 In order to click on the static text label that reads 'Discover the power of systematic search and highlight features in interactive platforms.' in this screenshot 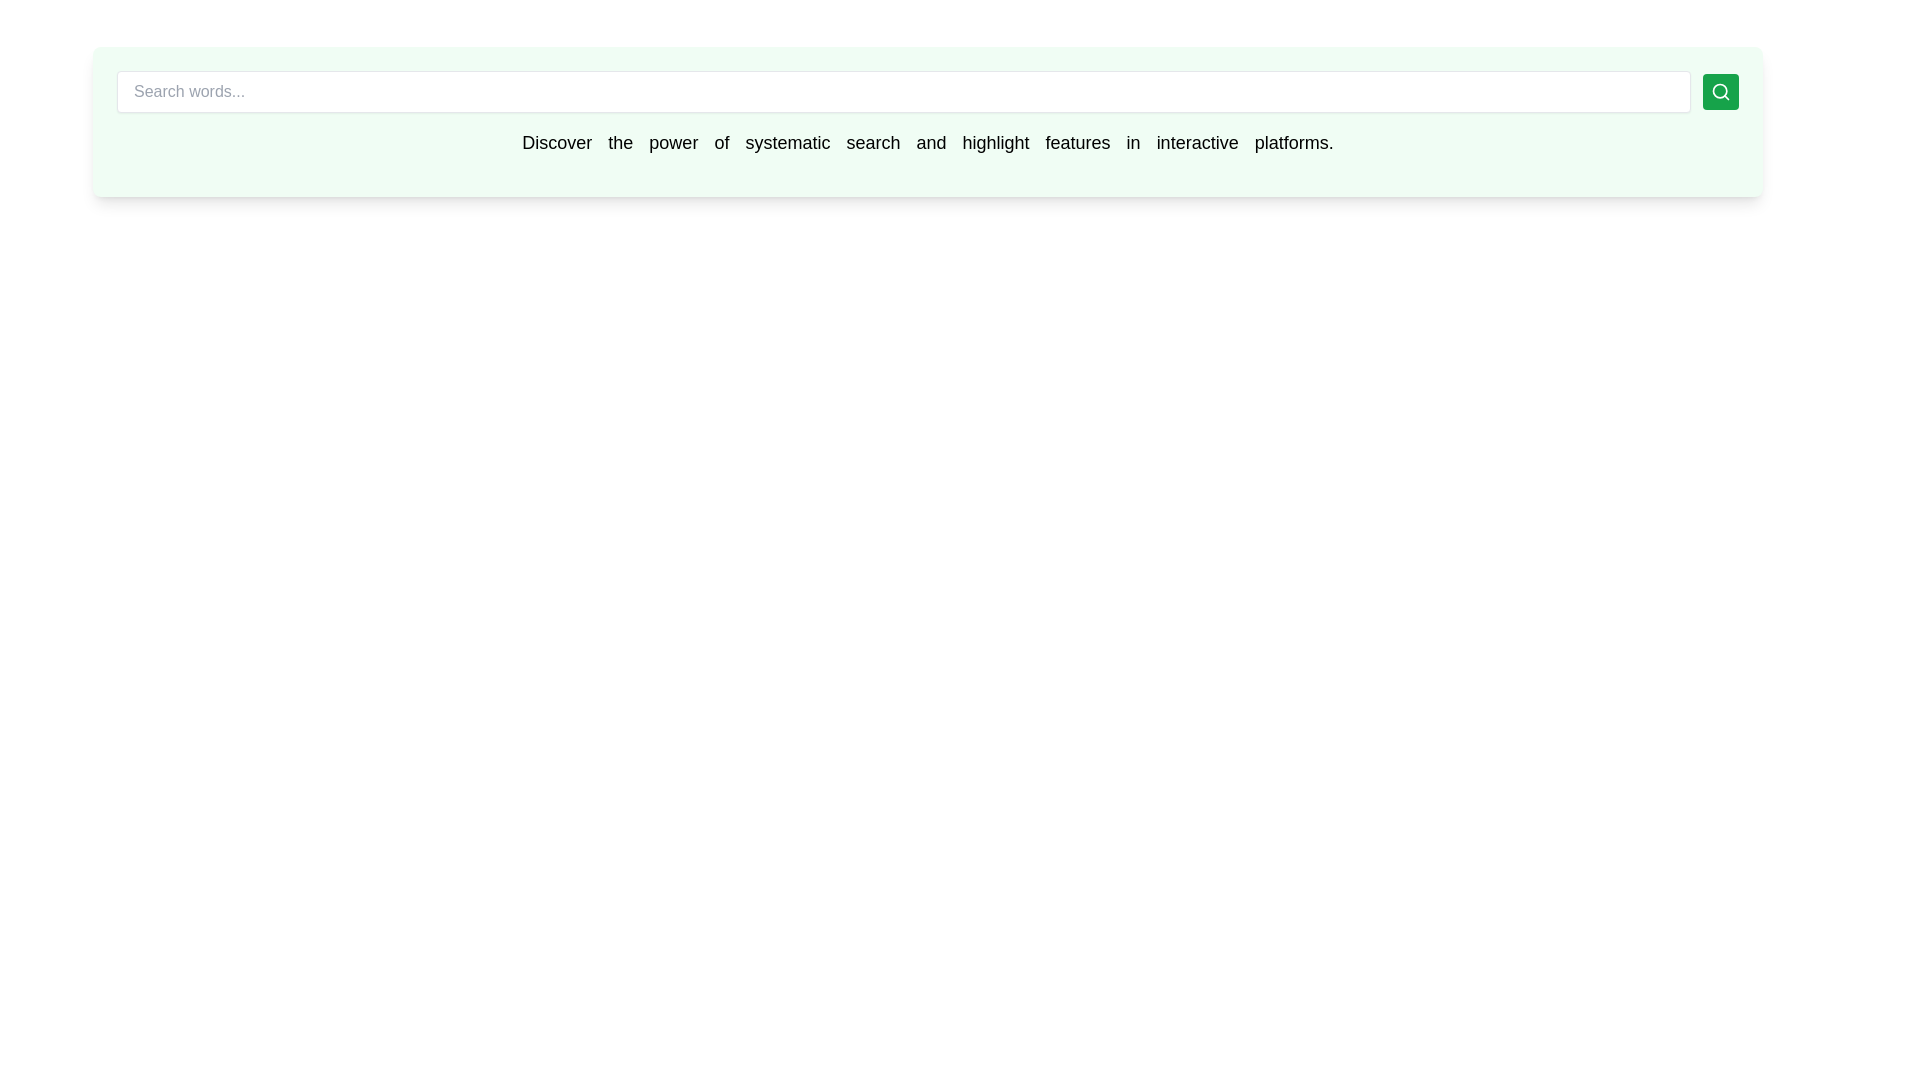, I will do `click(926, 141)`.